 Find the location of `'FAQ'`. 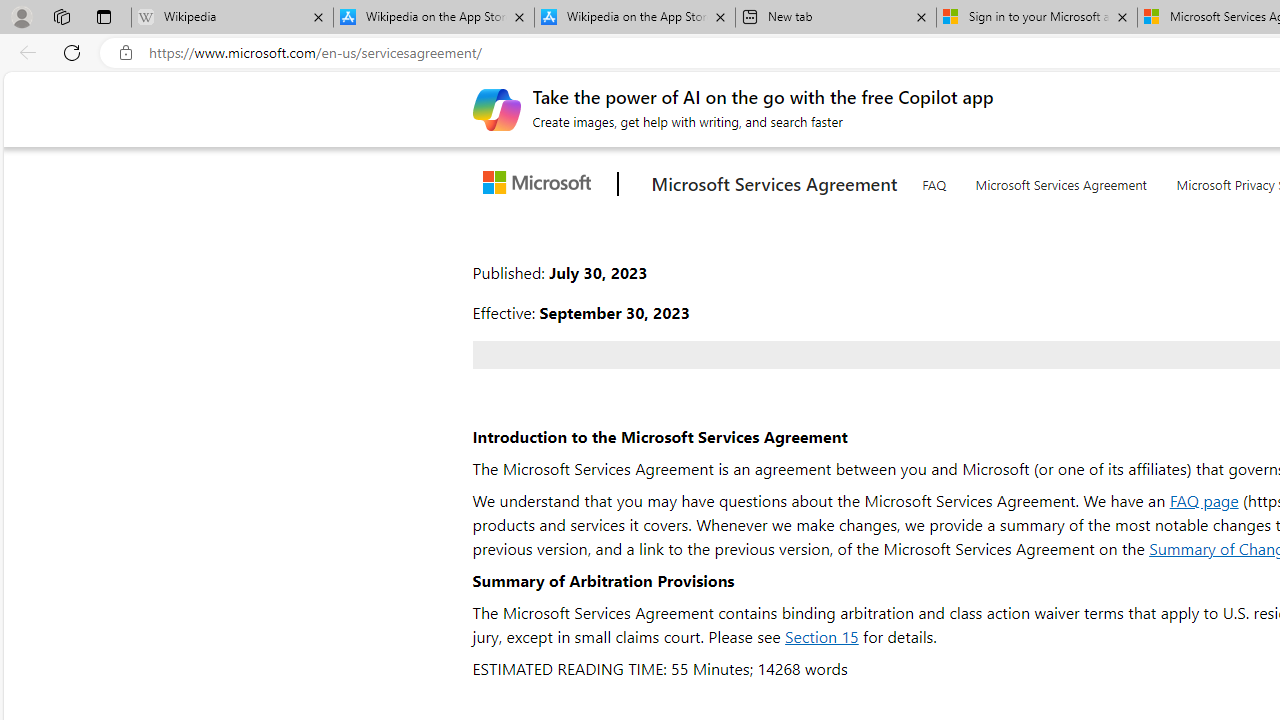

'FAQ' is located at coordinates (932, 181).